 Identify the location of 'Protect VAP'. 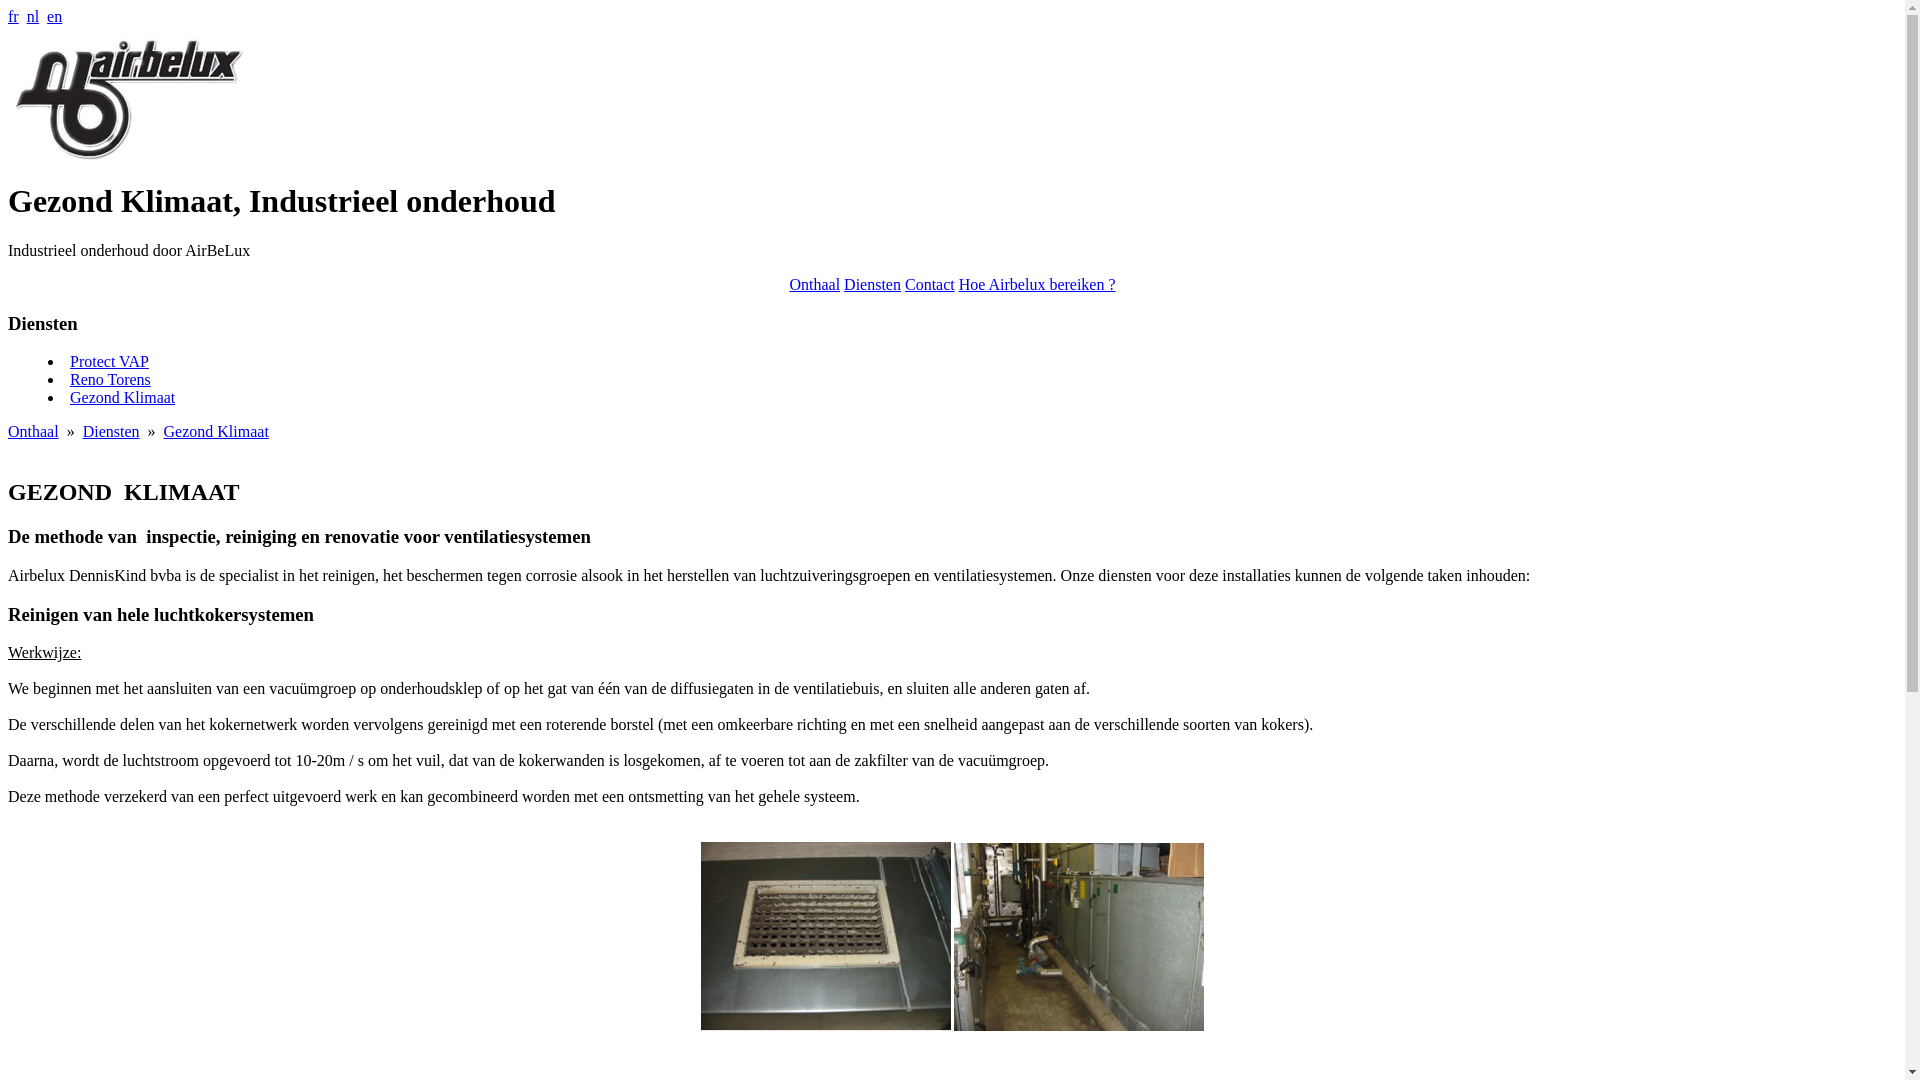
(108, 361).